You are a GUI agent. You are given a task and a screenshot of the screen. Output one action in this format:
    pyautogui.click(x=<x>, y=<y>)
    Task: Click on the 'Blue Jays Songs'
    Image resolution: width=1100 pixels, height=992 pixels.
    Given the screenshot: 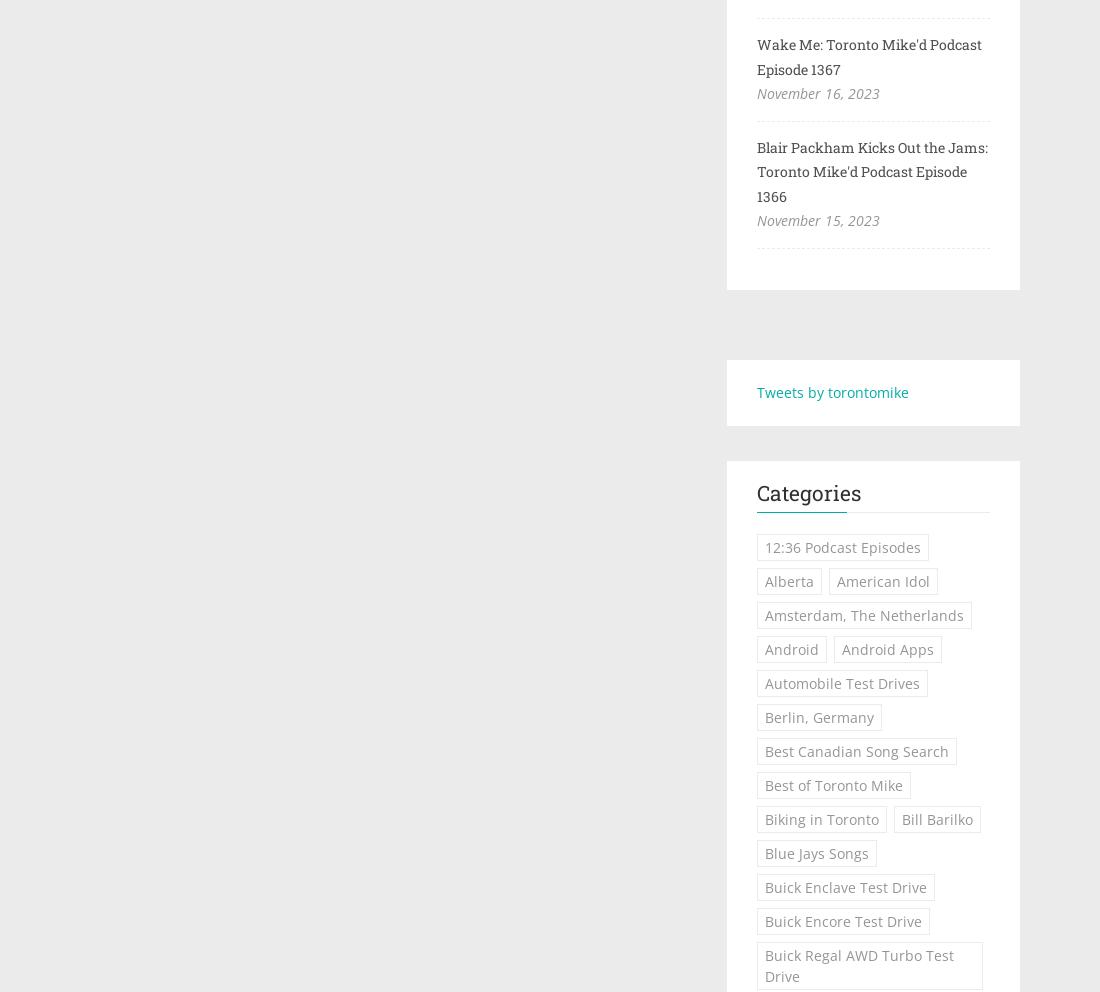 What is the action you would take?
    pyautogui.click(x=815, y=852)
    